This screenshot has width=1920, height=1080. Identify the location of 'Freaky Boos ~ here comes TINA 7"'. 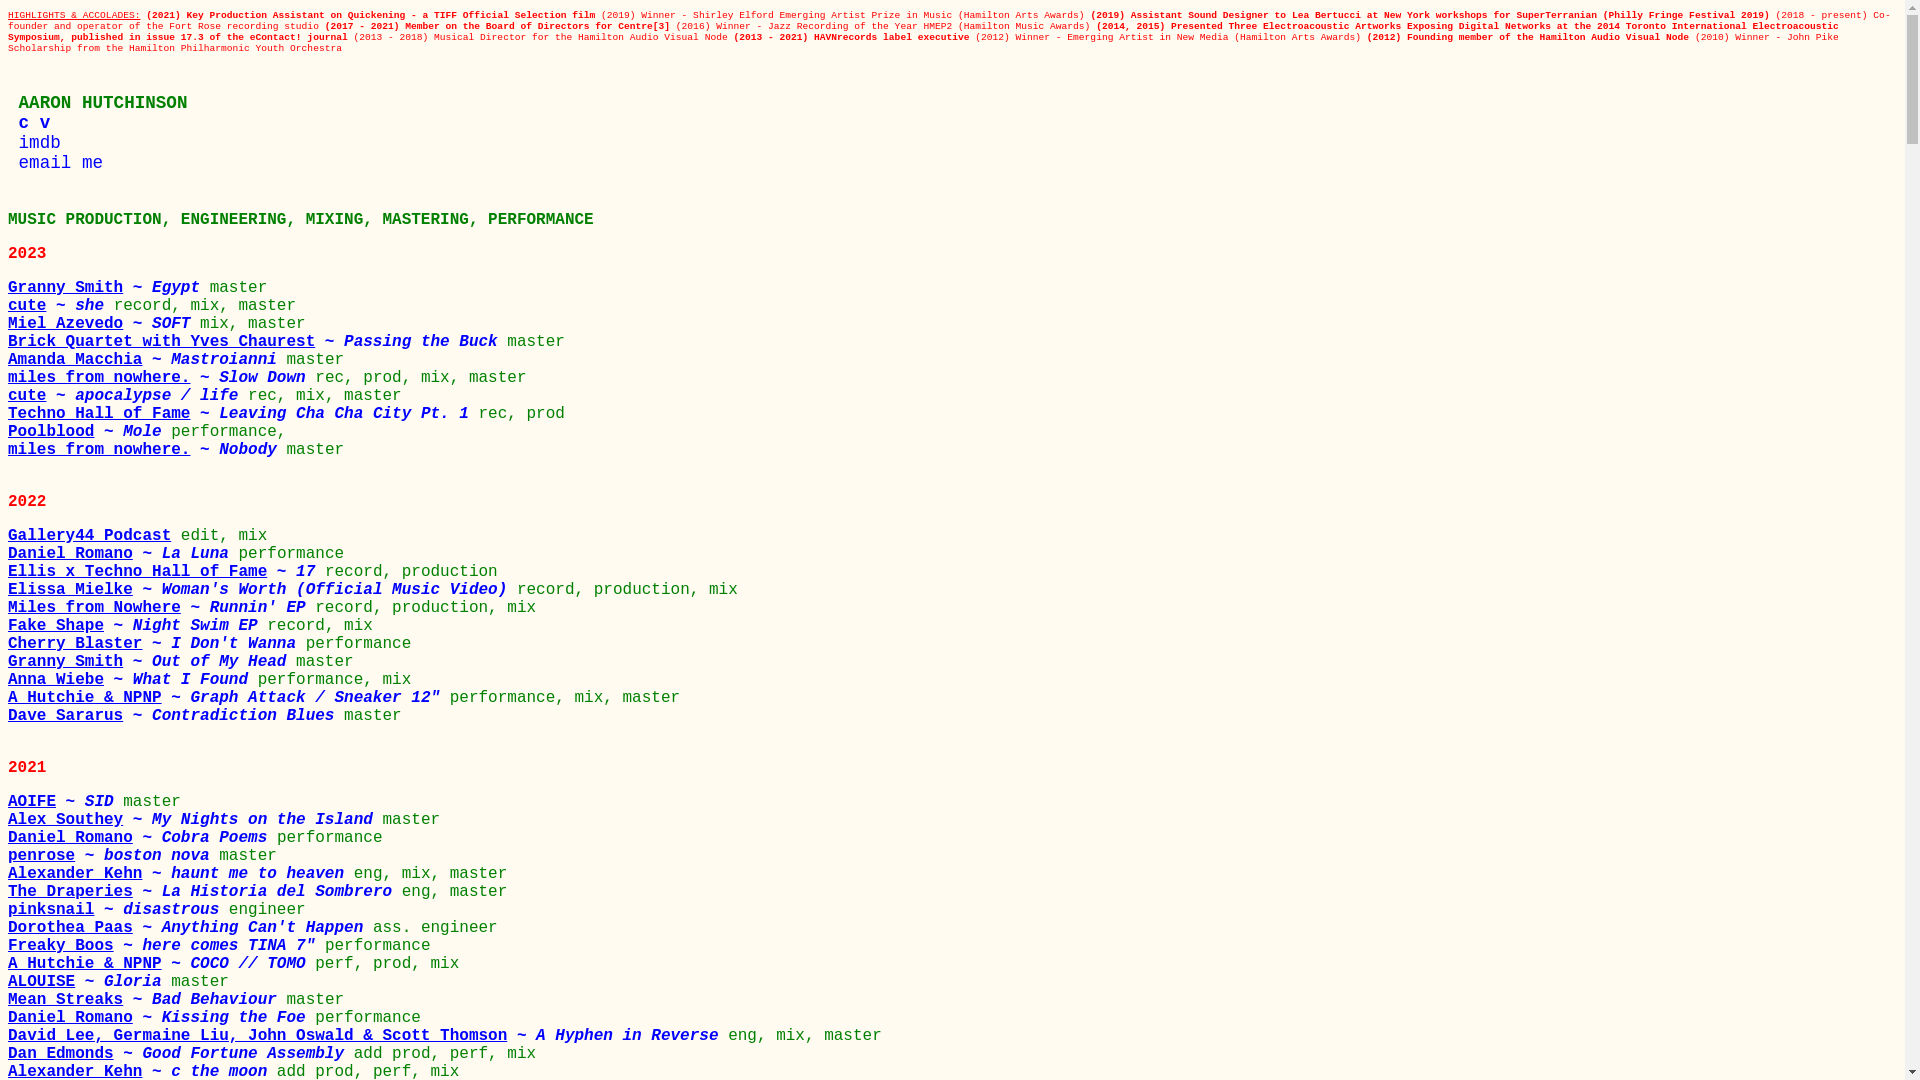
(166, 945).